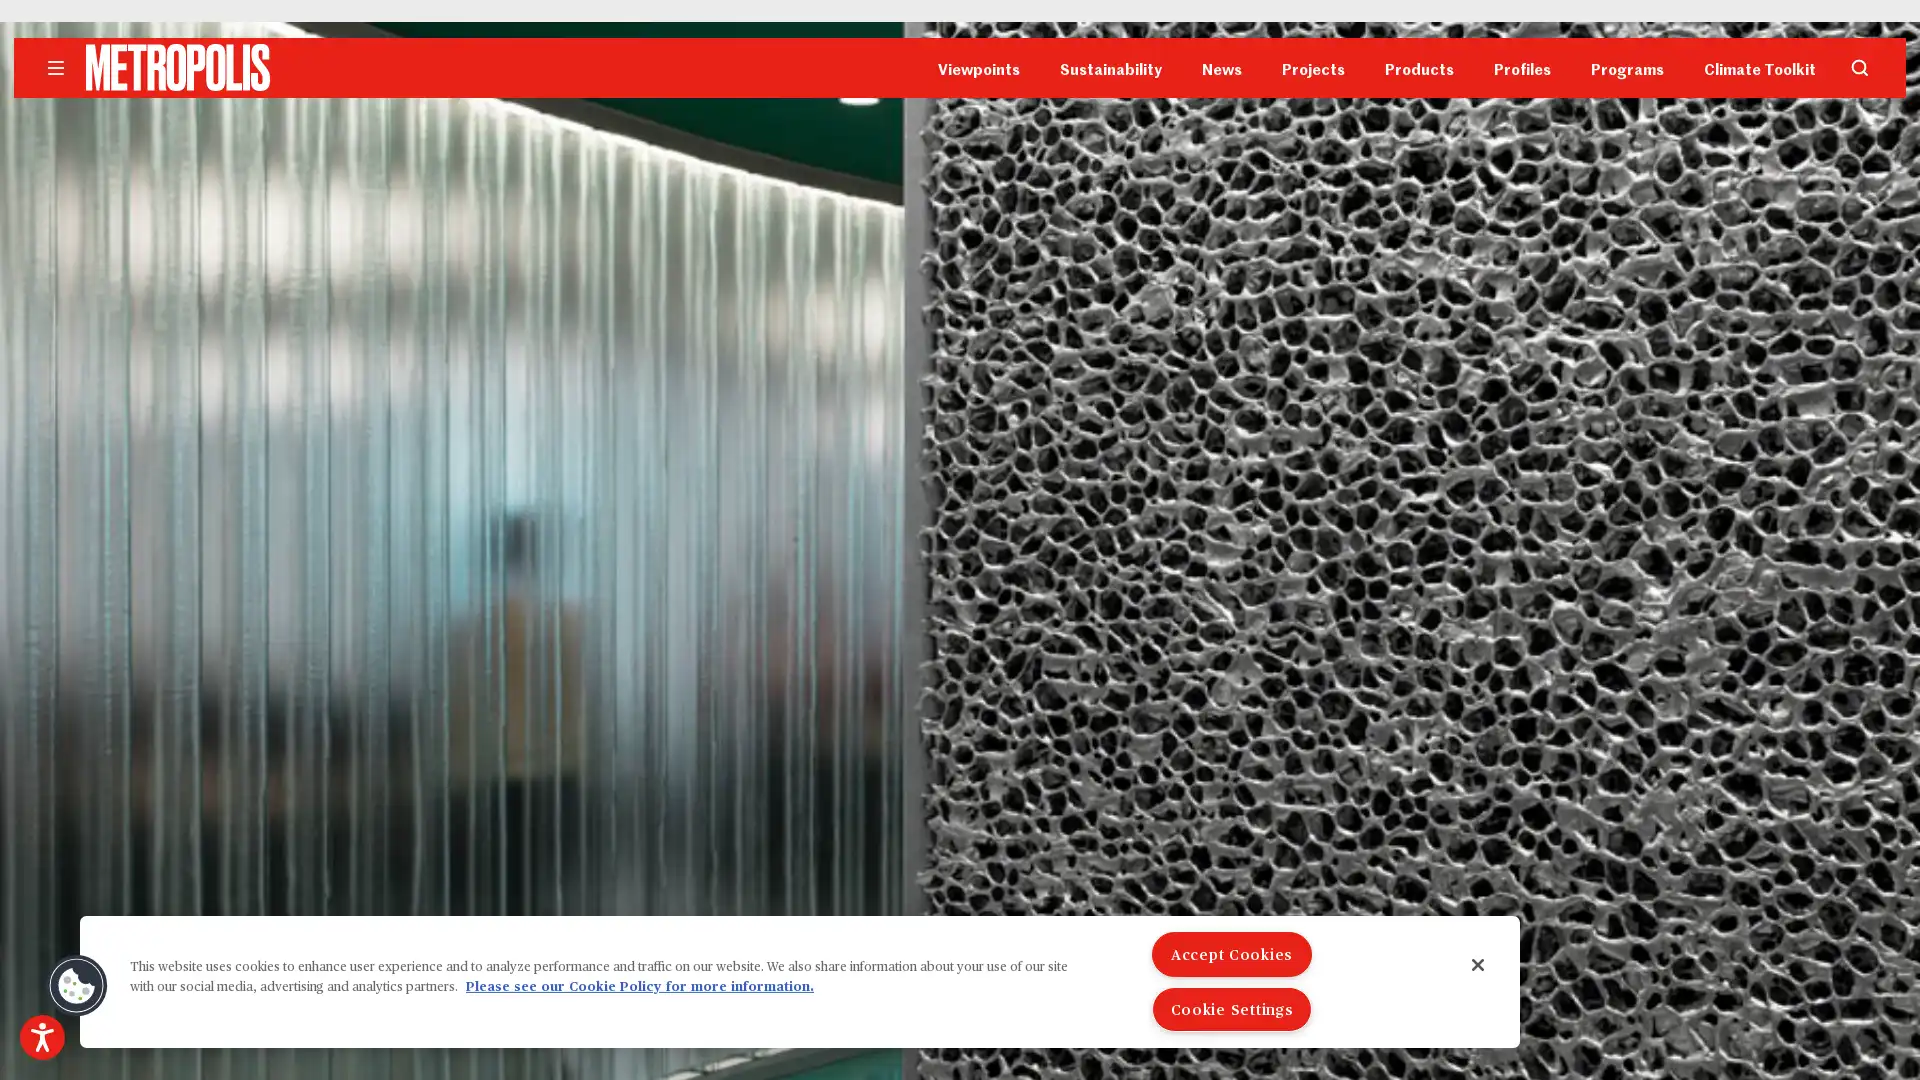 This screenshot has width=1920, height=1080. I want to click on Cookie Settings, so click(1231, 1009).